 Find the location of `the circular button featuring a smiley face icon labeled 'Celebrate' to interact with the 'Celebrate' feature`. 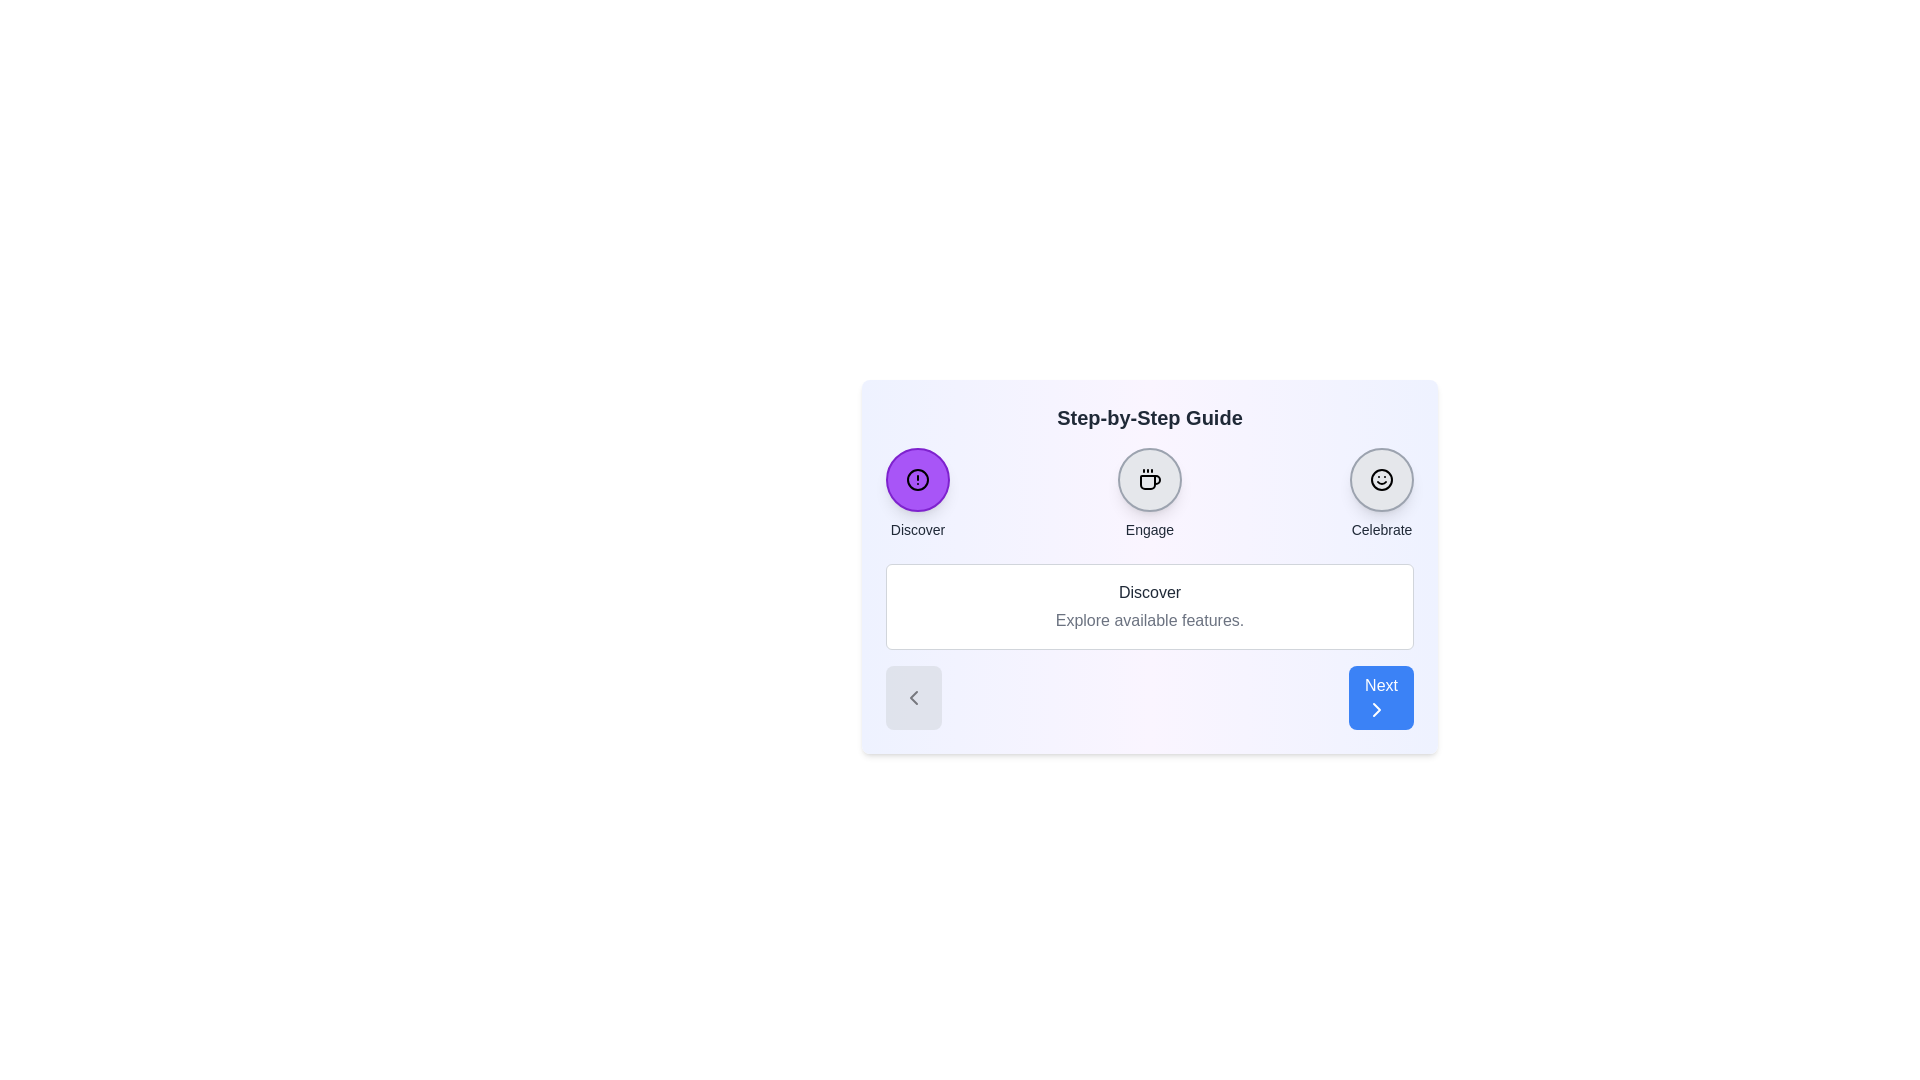

the circular button featuring a smiley face icon labeled 'Celebrate' to interact with the 'Celebrate' feature is located at coordinates (1381, 493).